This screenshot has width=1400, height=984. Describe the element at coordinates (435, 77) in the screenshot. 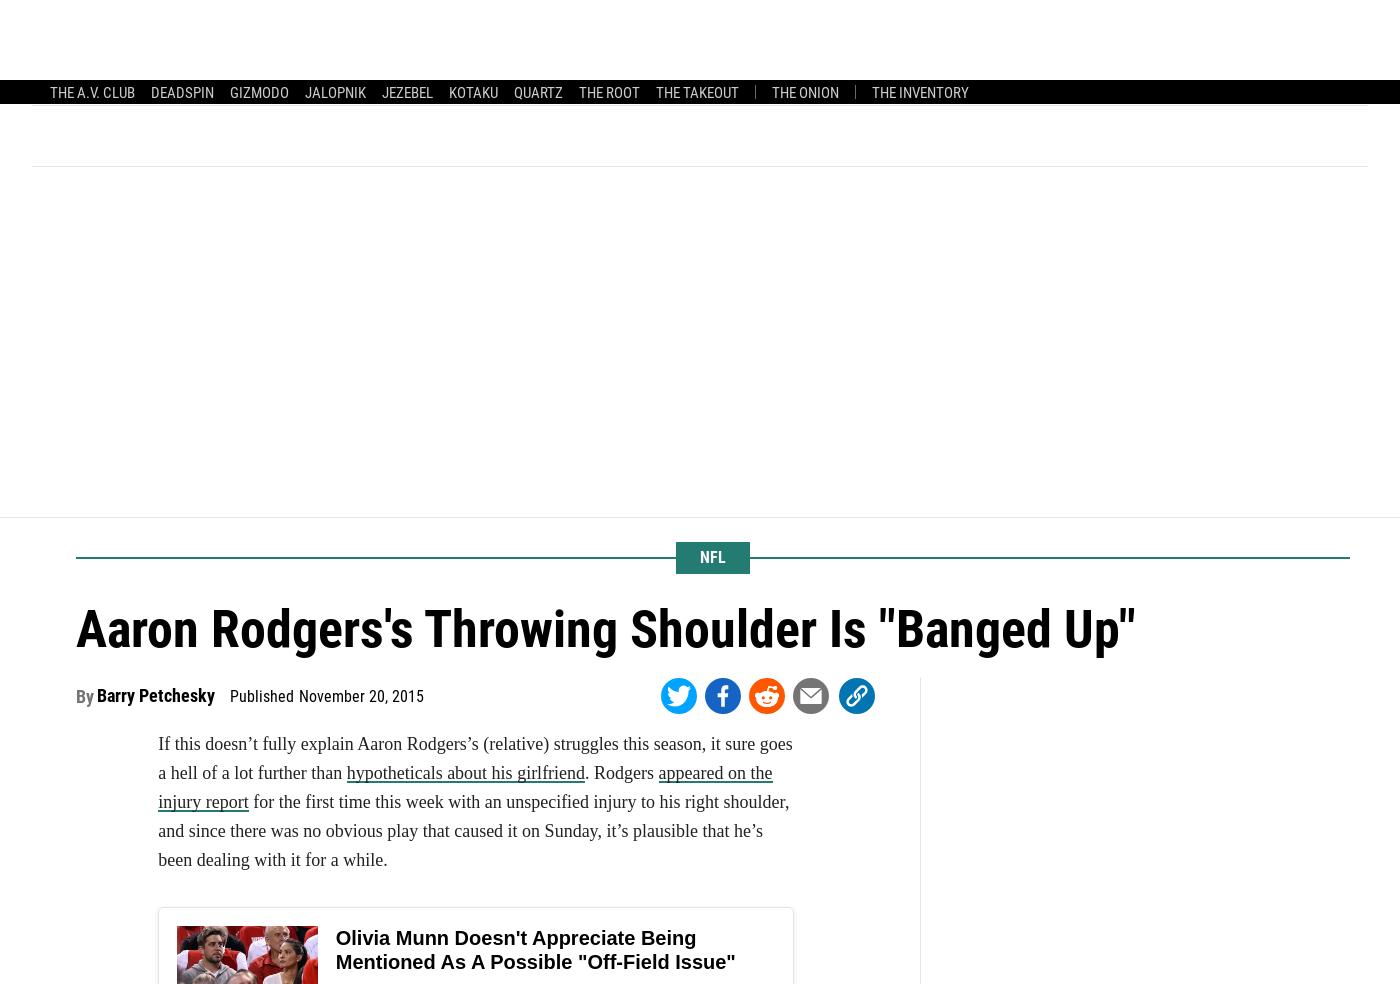

I see `'En Español'` at that location.